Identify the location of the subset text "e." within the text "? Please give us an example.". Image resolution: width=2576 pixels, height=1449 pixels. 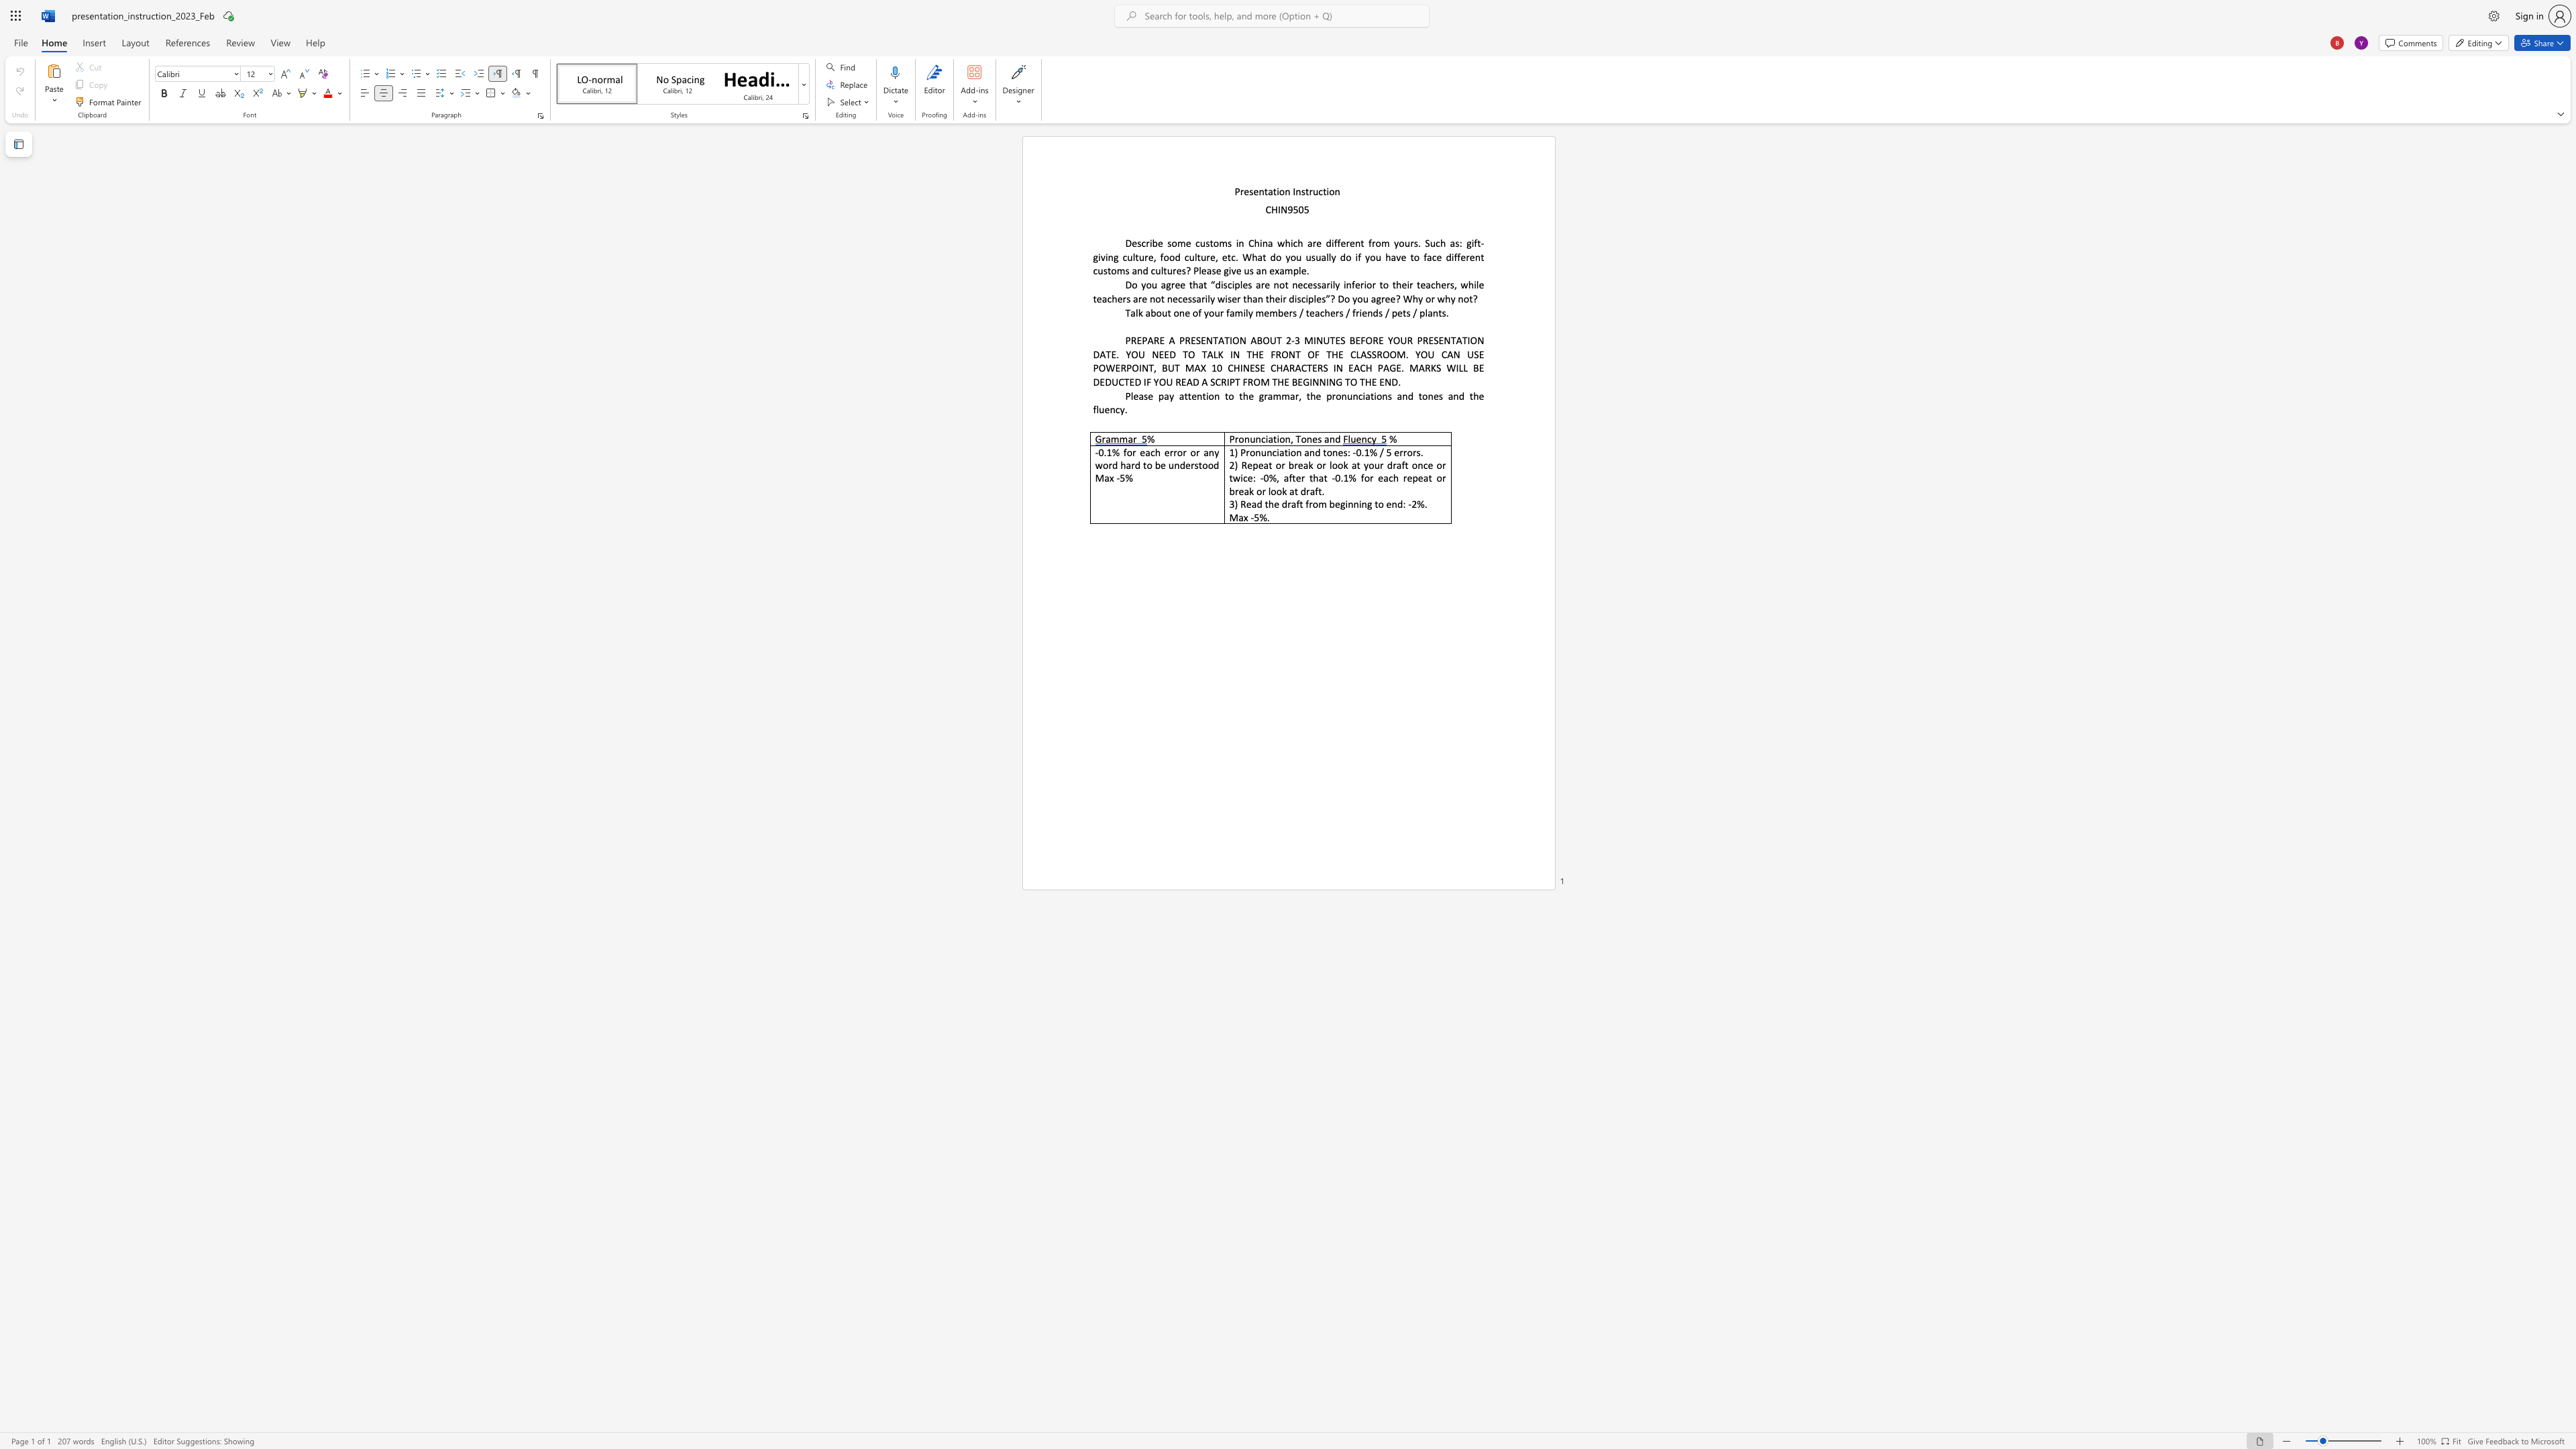
(1300, 270).